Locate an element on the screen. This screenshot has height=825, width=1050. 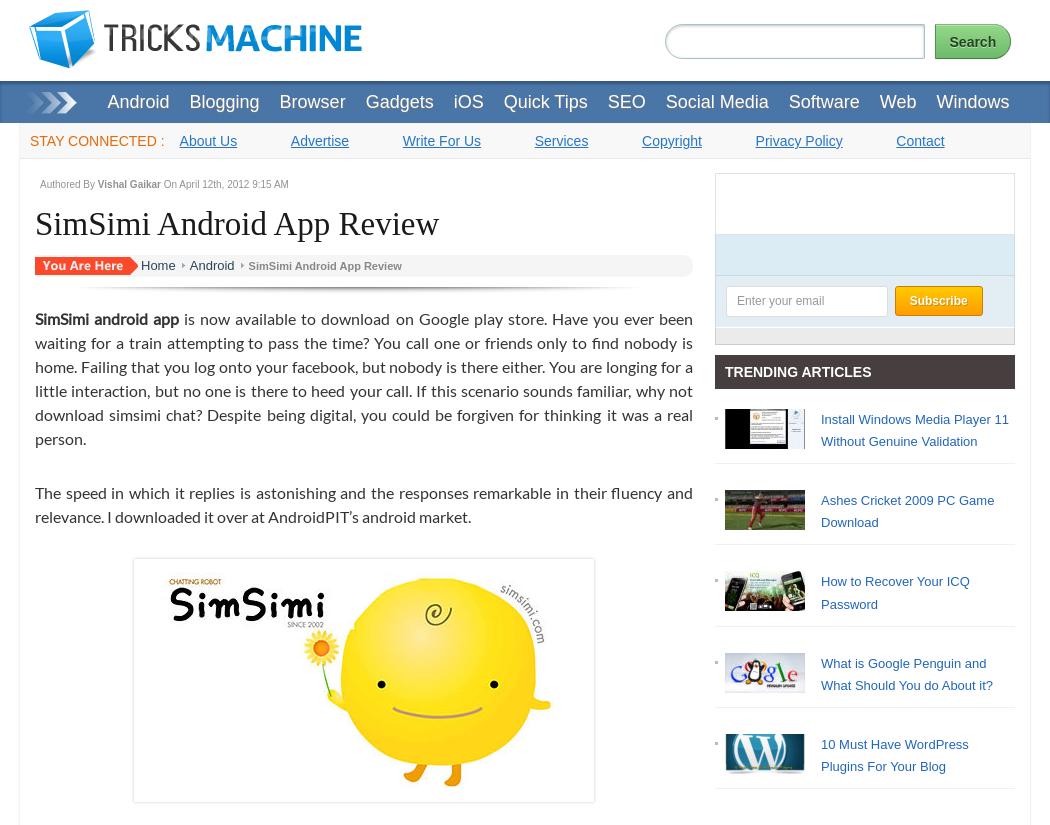
'Advertise' is located at coordinates (319, 139).